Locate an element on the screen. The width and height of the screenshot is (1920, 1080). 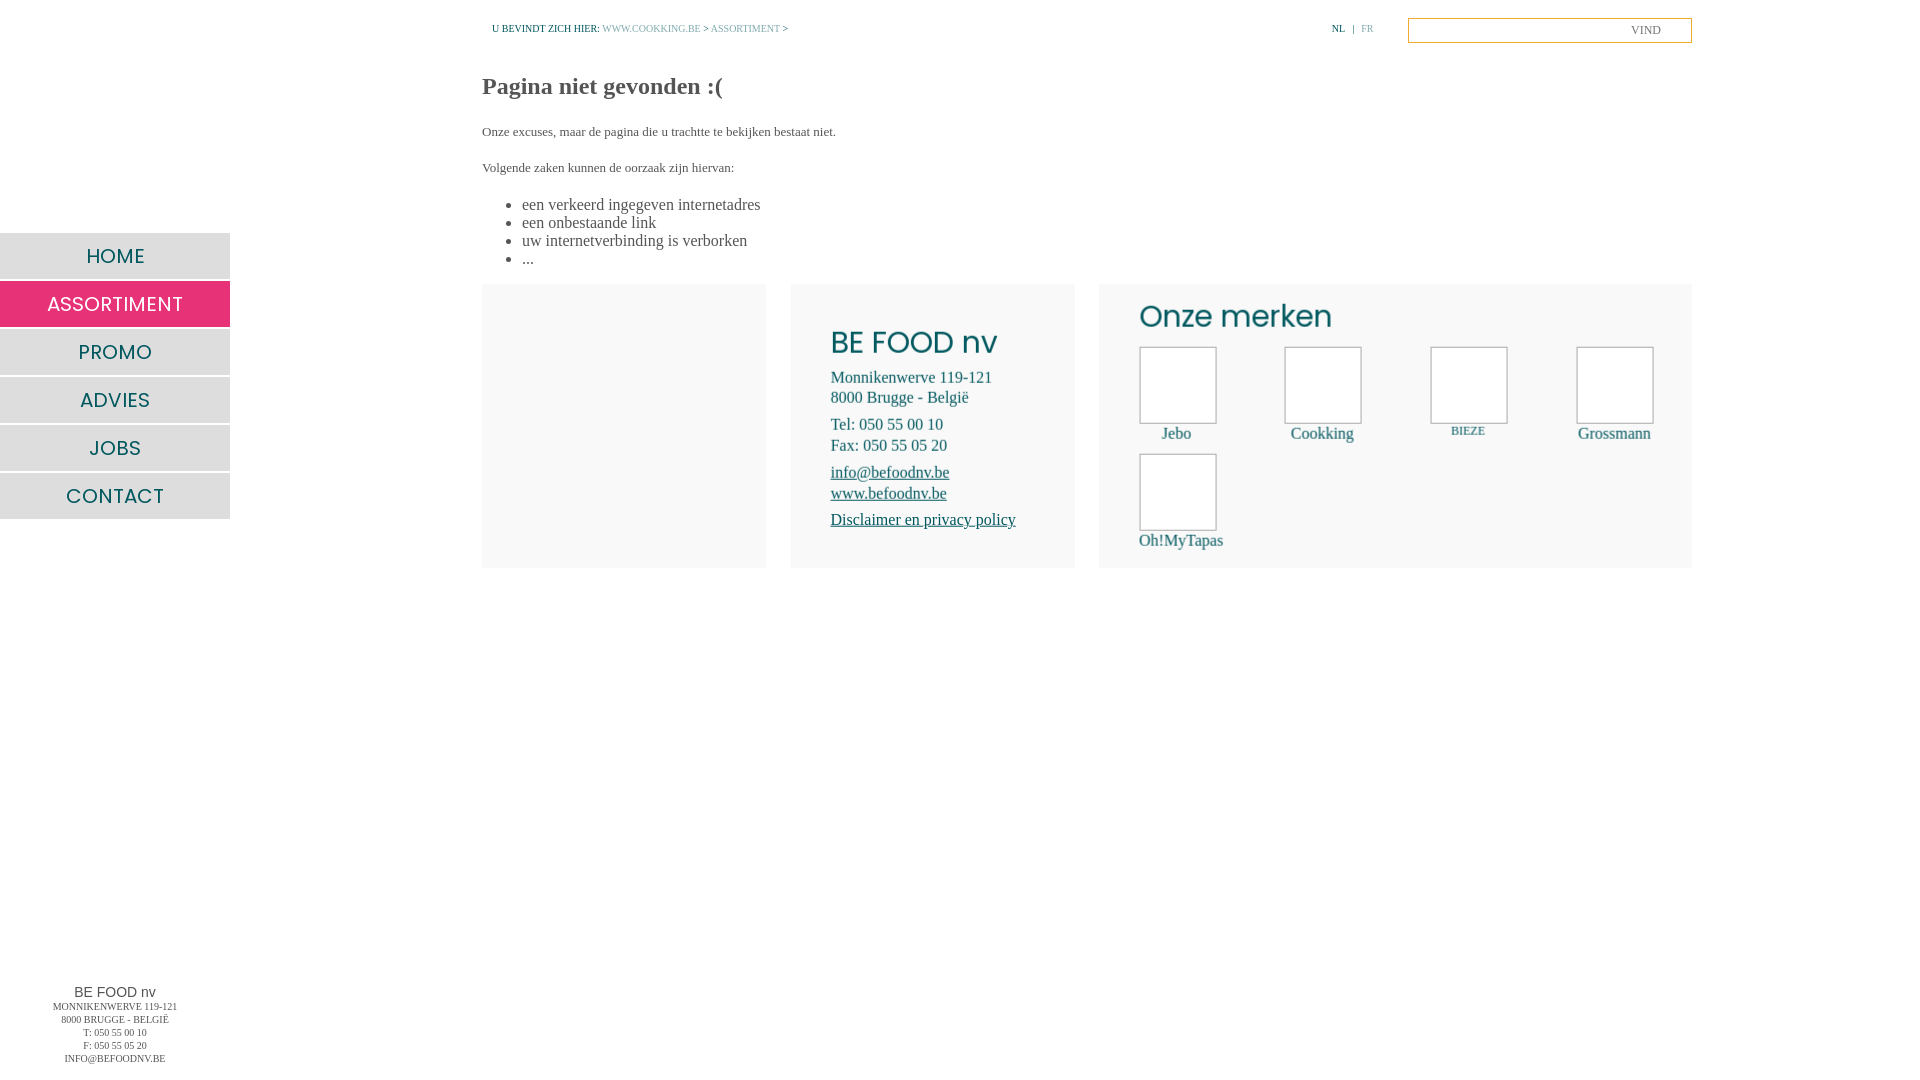
' Cookking' is located at coordinates (1322, 394).